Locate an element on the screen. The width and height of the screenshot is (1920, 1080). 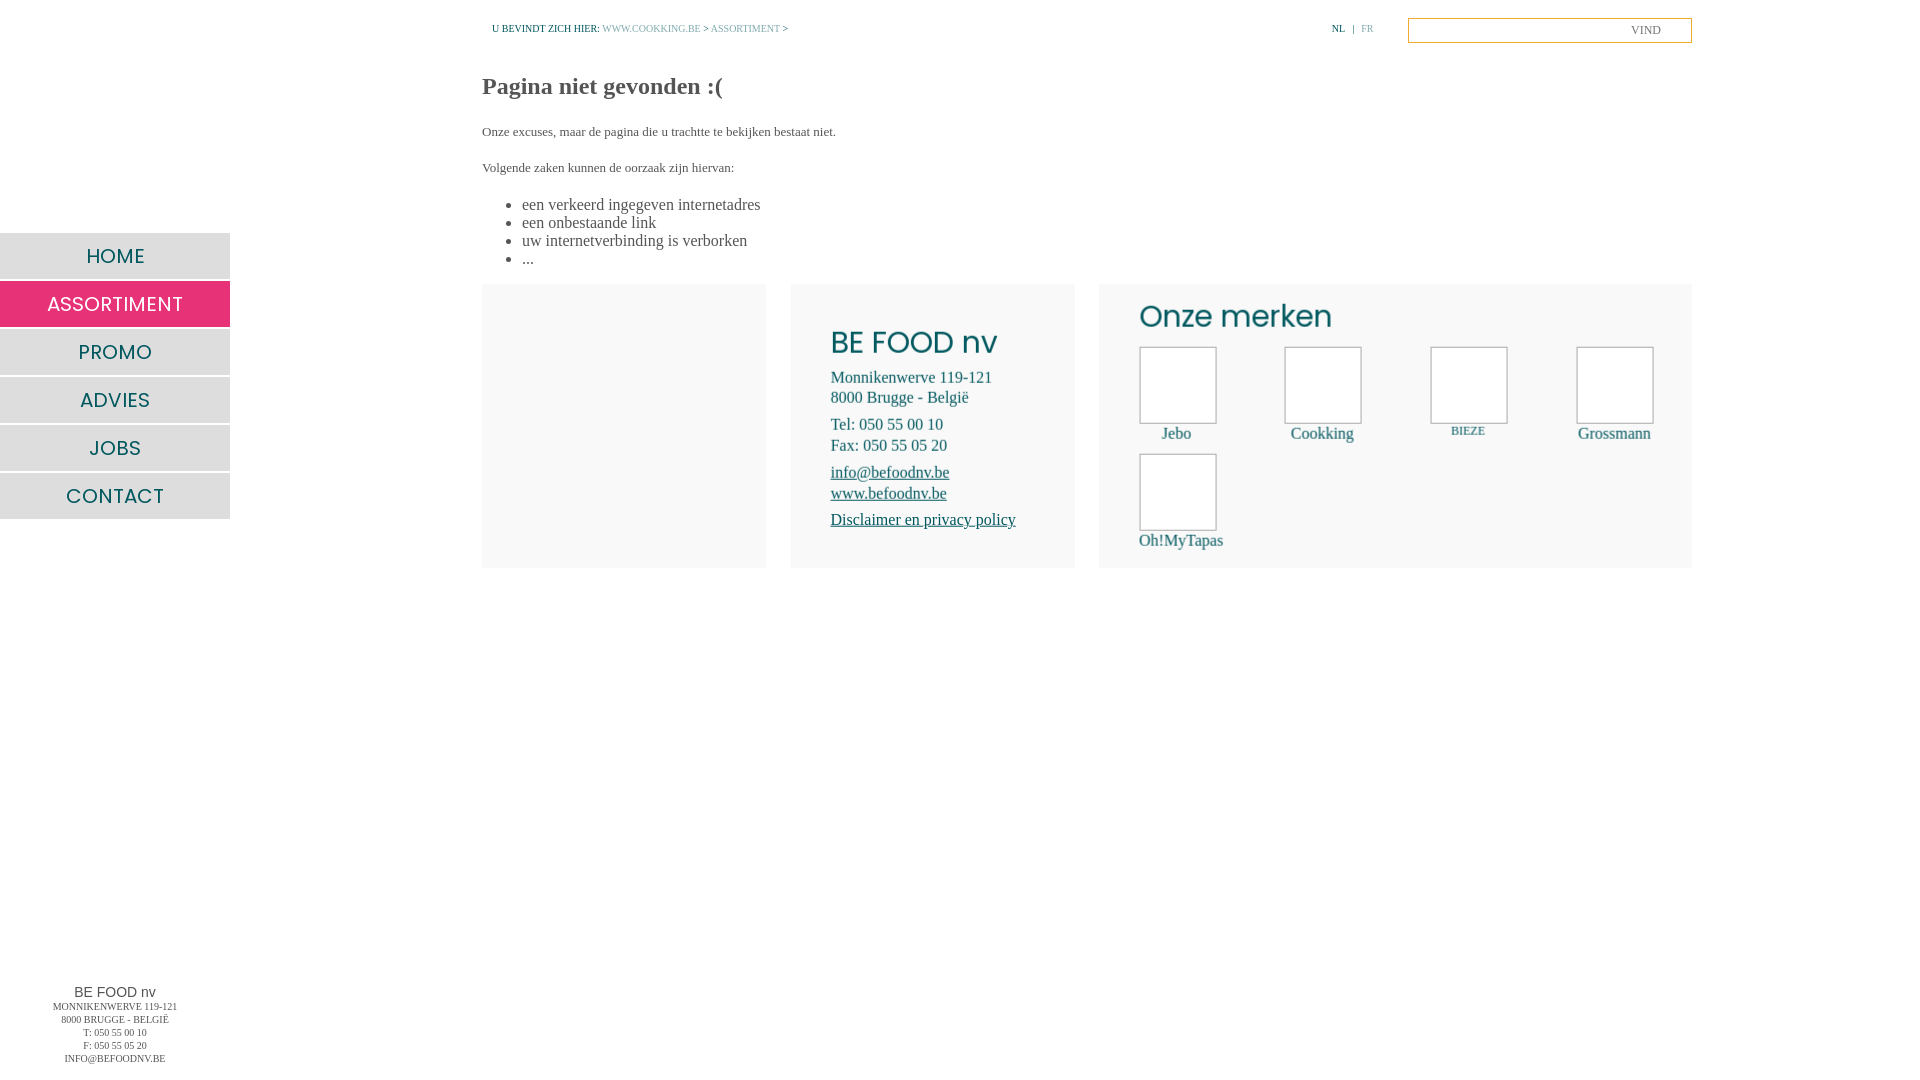
' Cookking' is located at coordinates (1322, 394).